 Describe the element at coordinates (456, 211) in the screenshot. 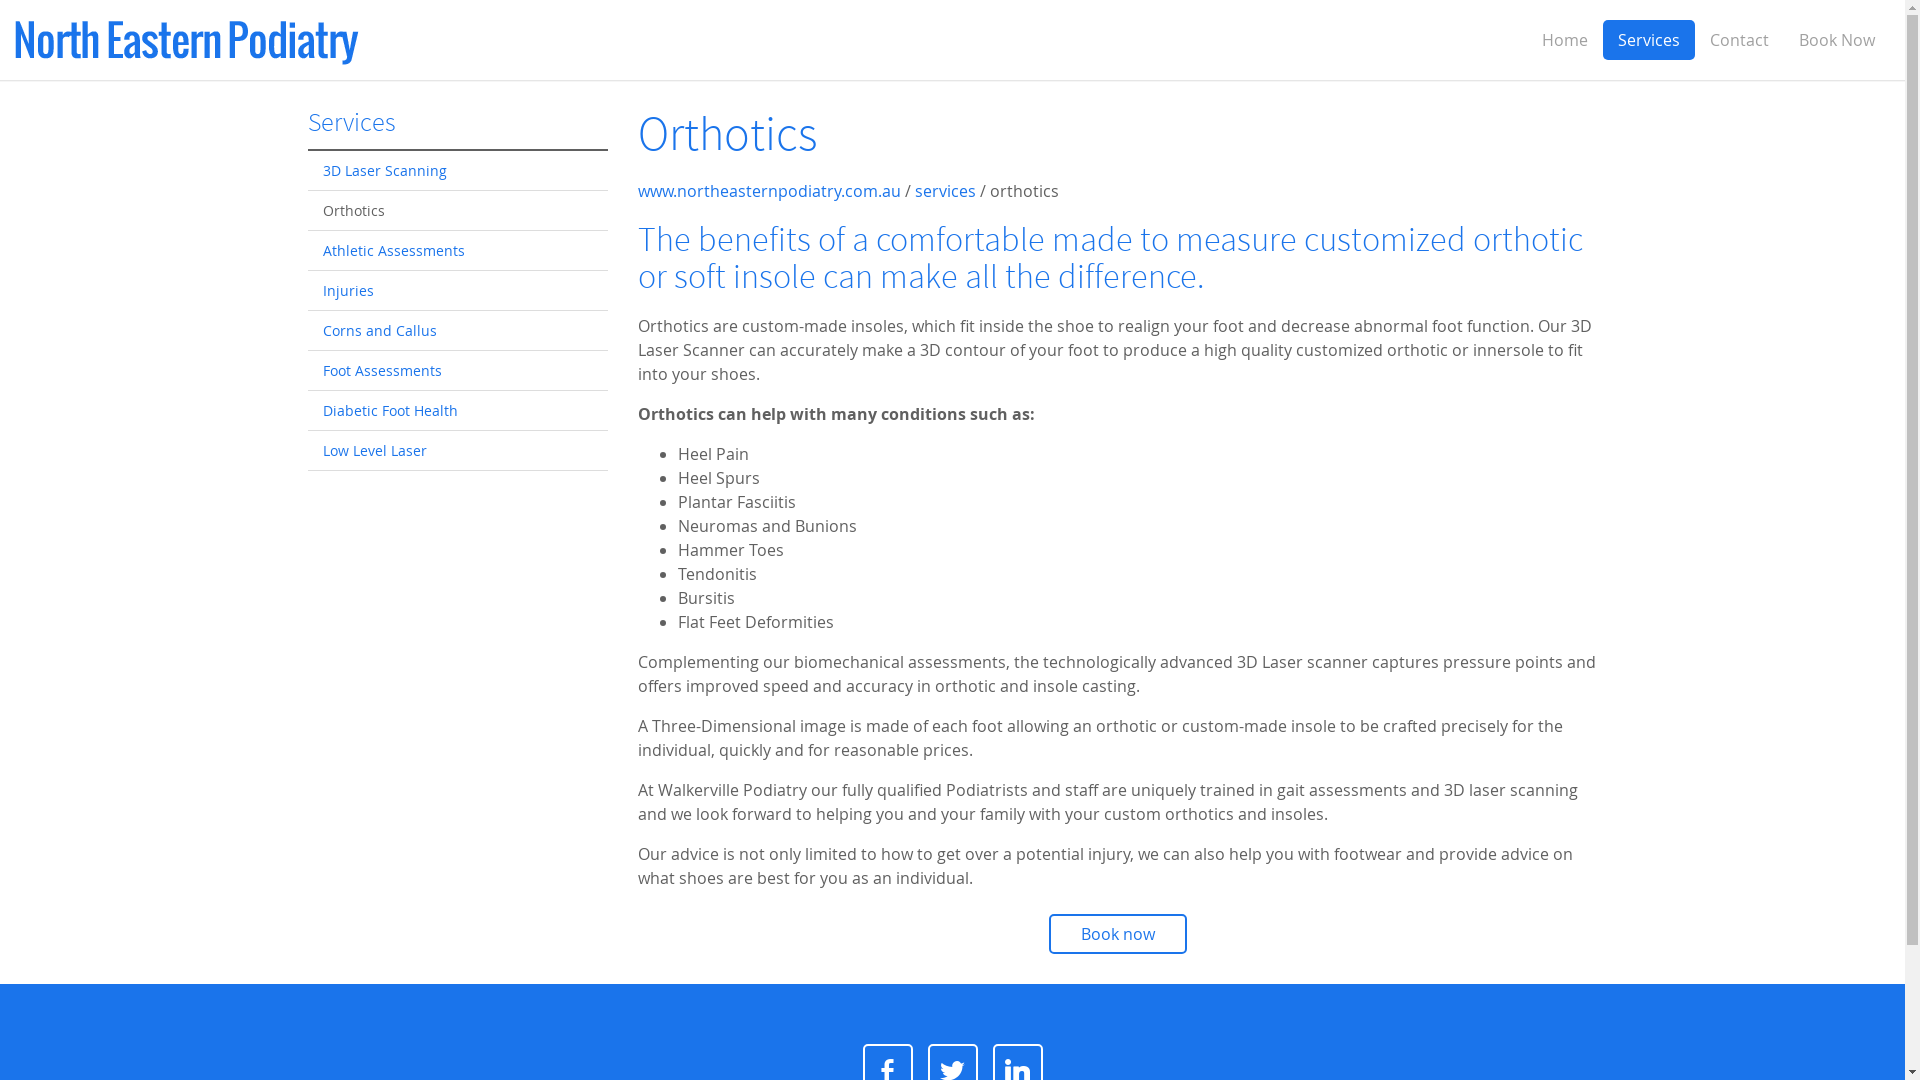

I see `'Orthotics'` at that location.